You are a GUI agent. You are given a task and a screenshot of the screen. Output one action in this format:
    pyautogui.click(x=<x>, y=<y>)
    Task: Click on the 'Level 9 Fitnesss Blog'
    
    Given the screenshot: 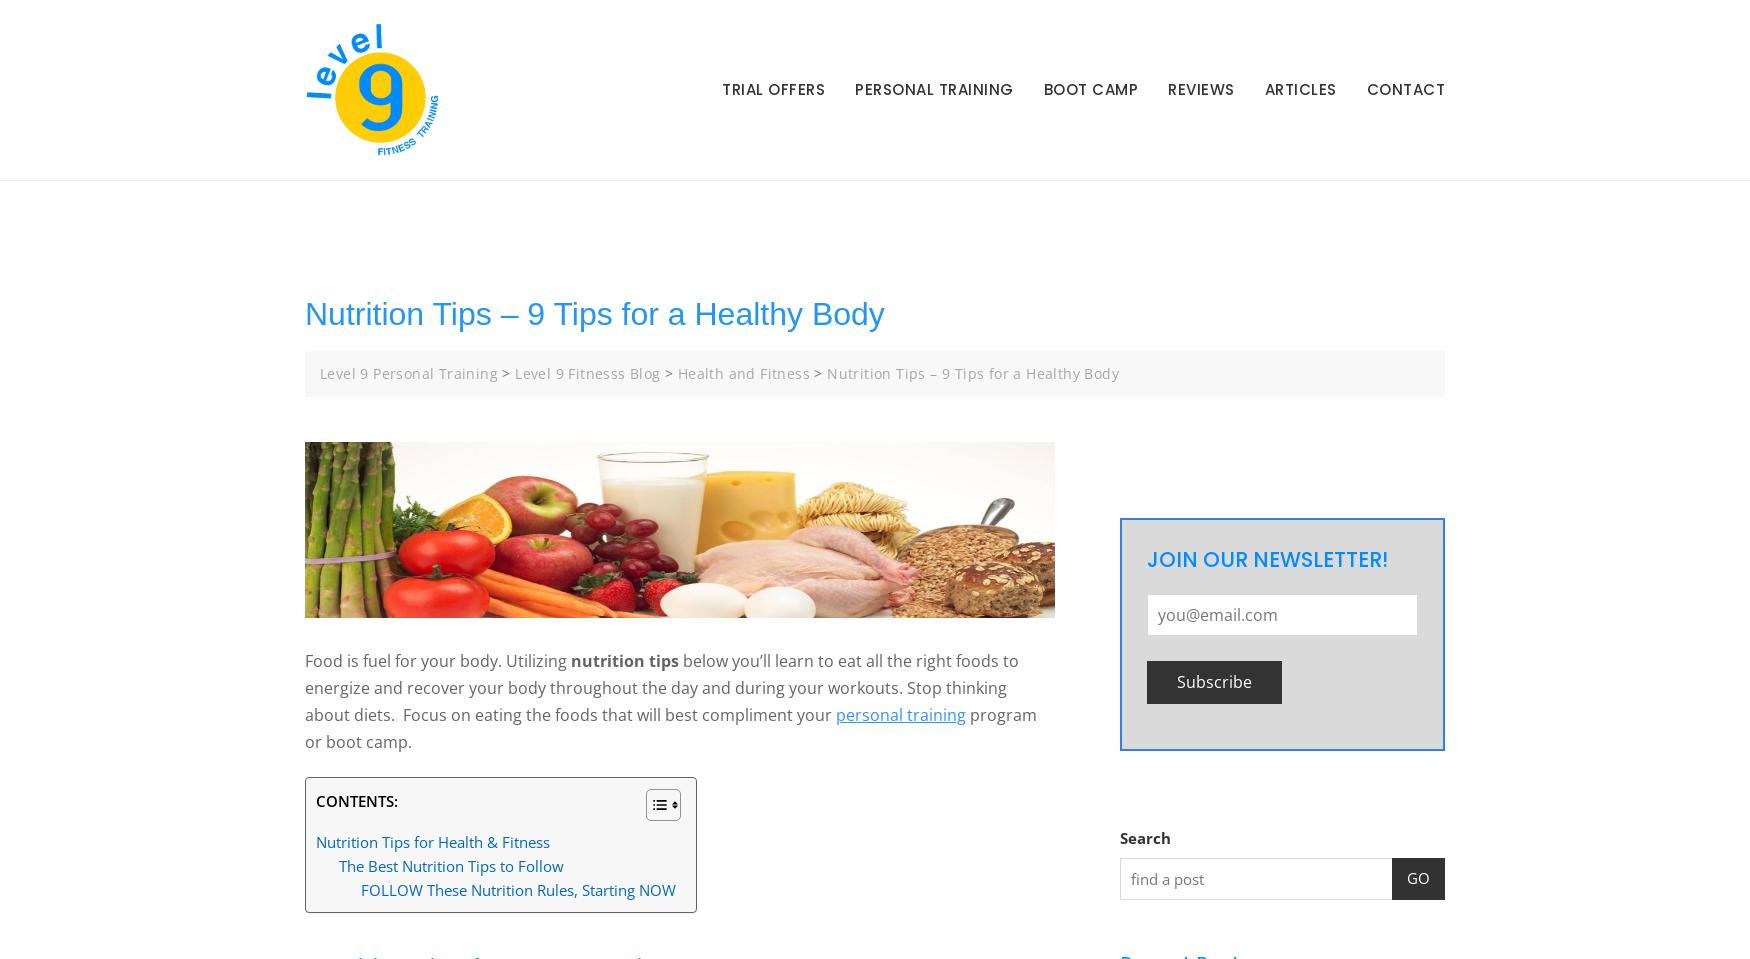 What is the action you would take?
    pyautogui.click(x=587, y=372)
    